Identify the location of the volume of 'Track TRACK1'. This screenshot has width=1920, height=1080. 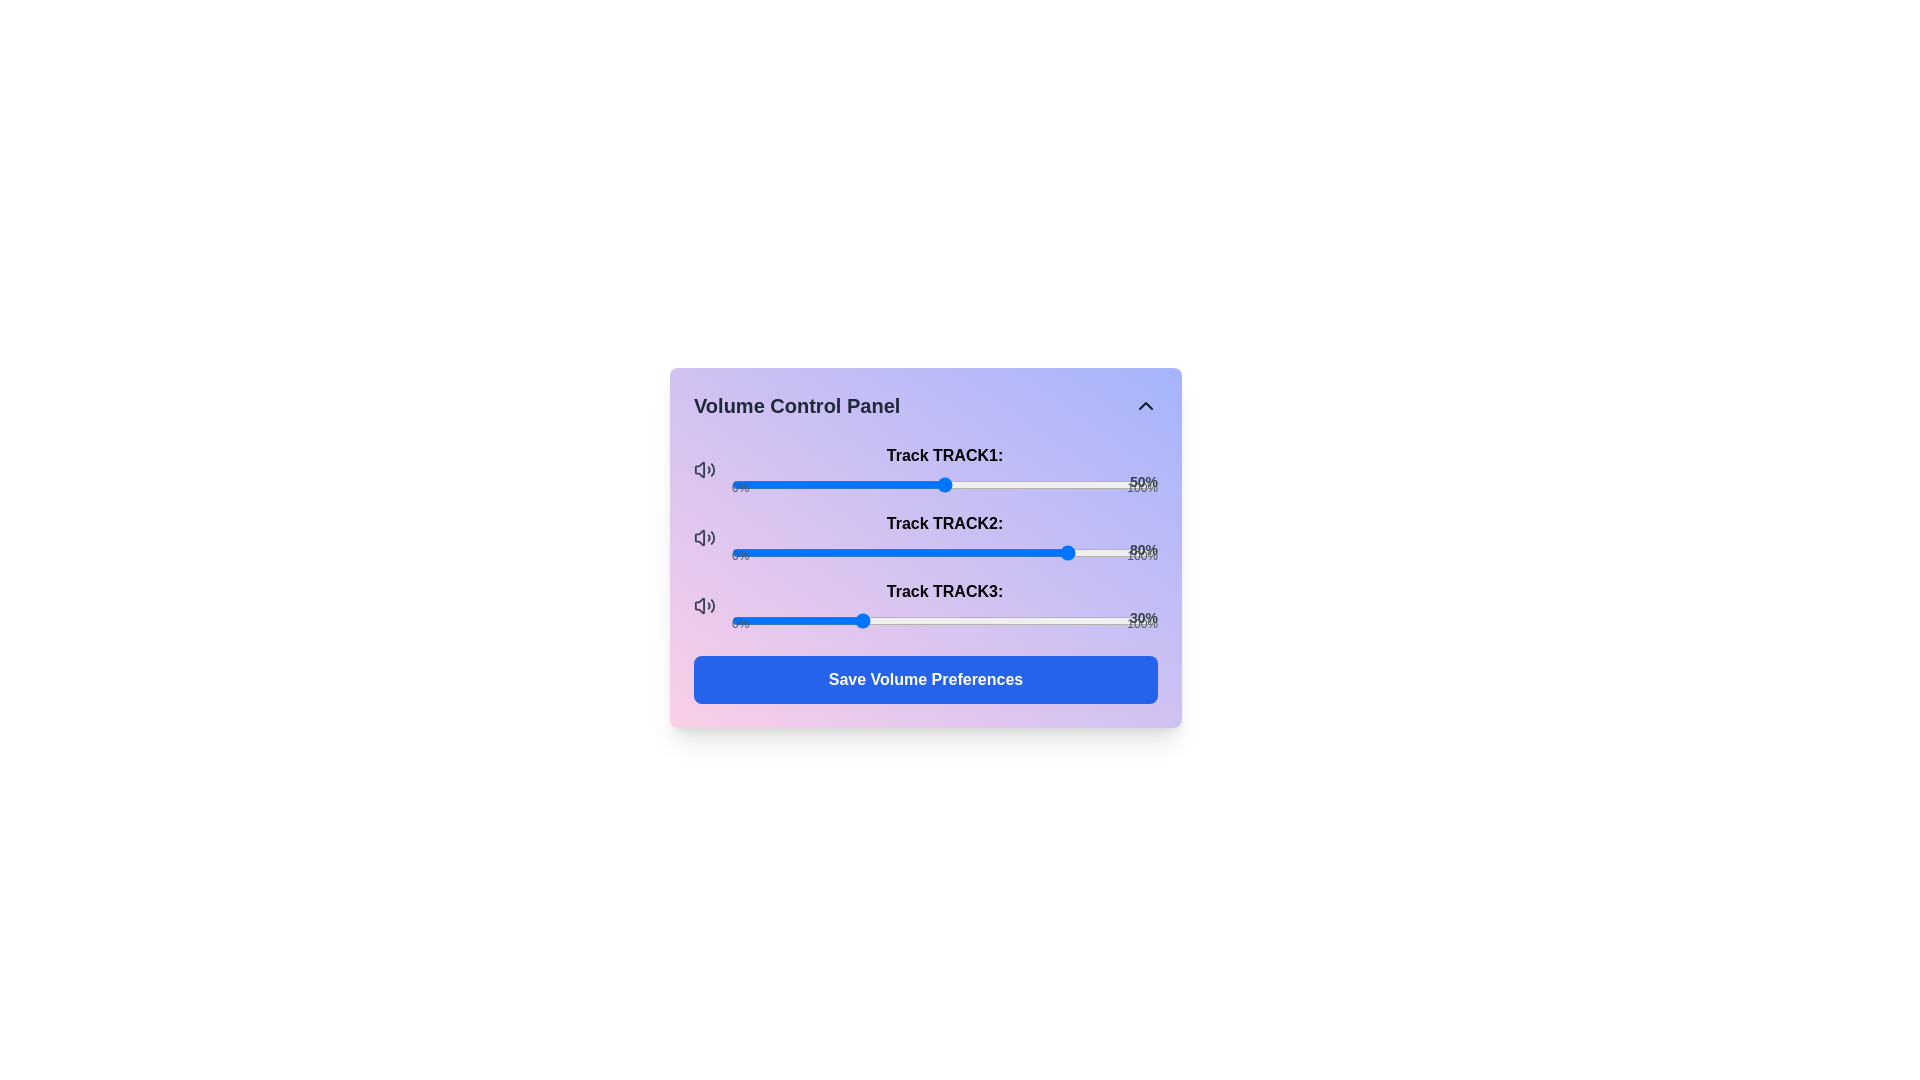
(769, 485).